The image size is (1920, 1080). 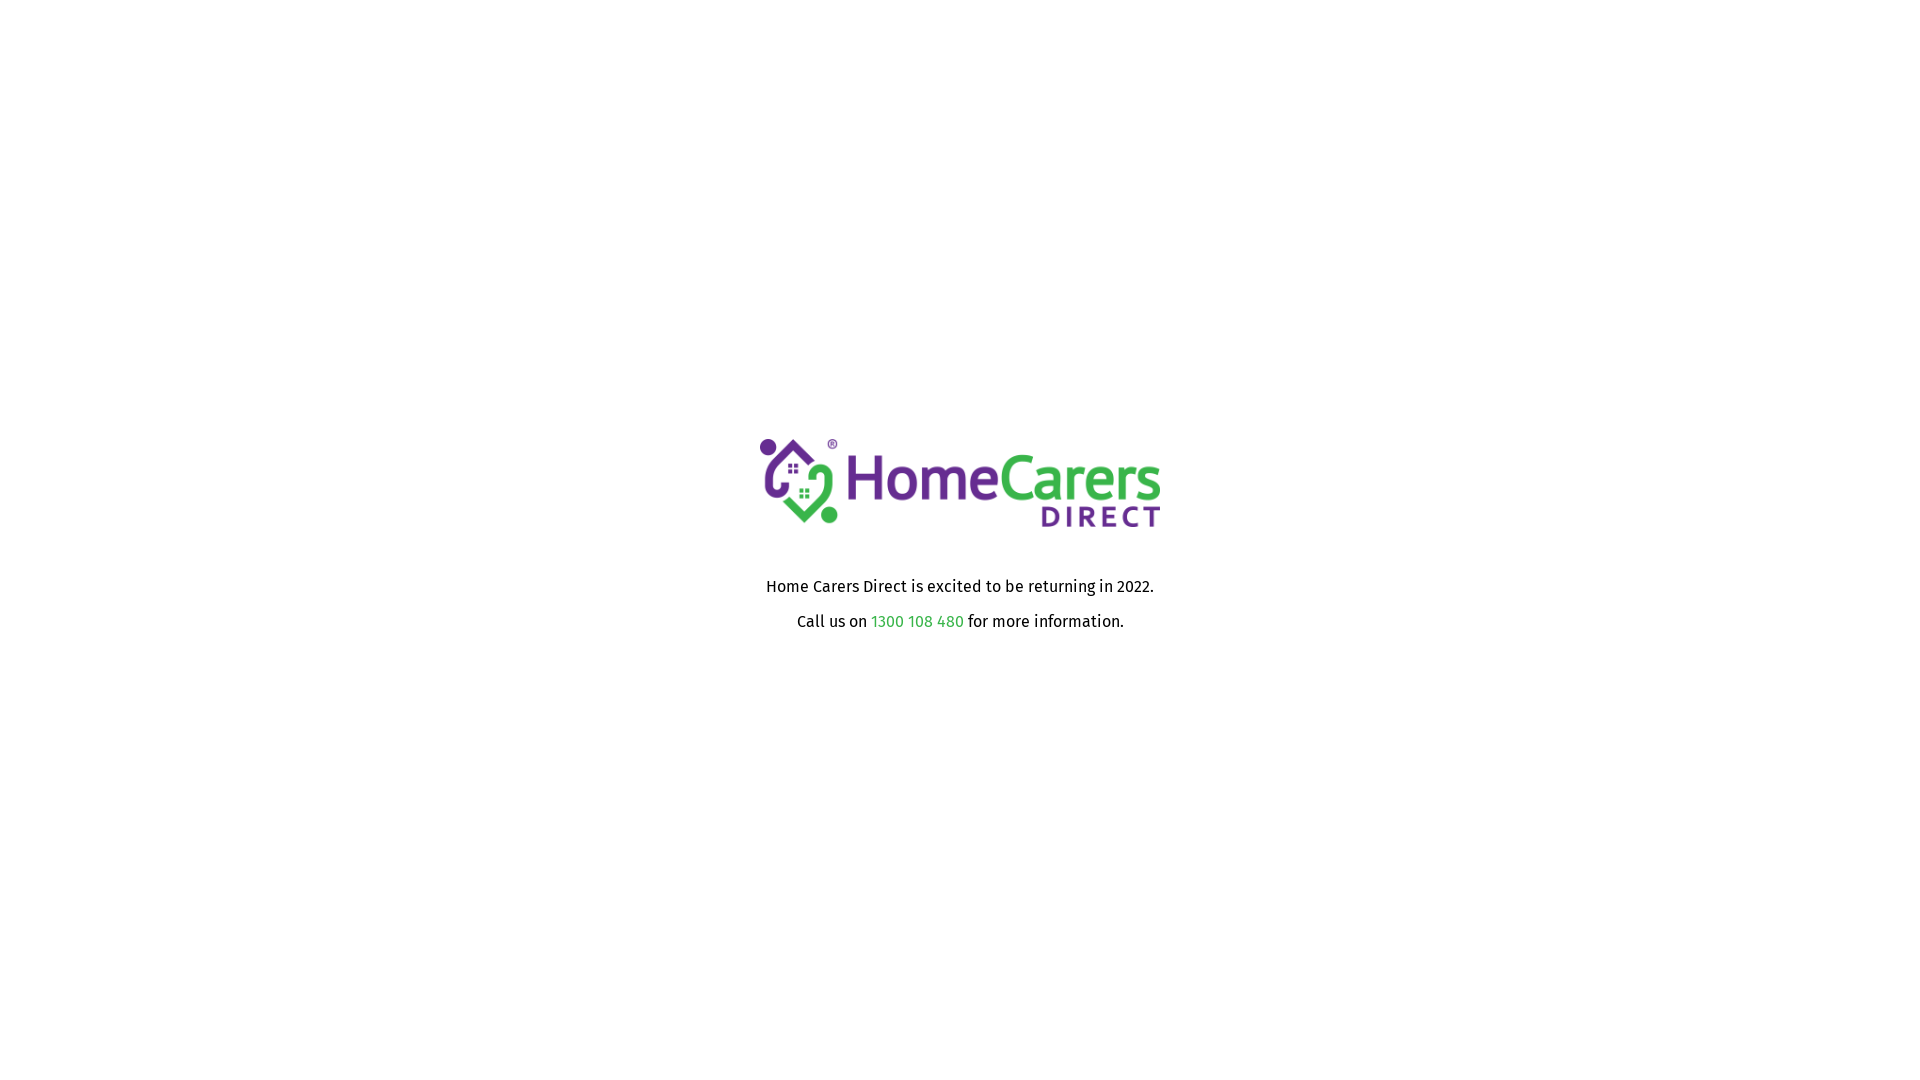 I want to click on '1300 108 480', so click(x=915, y=620).